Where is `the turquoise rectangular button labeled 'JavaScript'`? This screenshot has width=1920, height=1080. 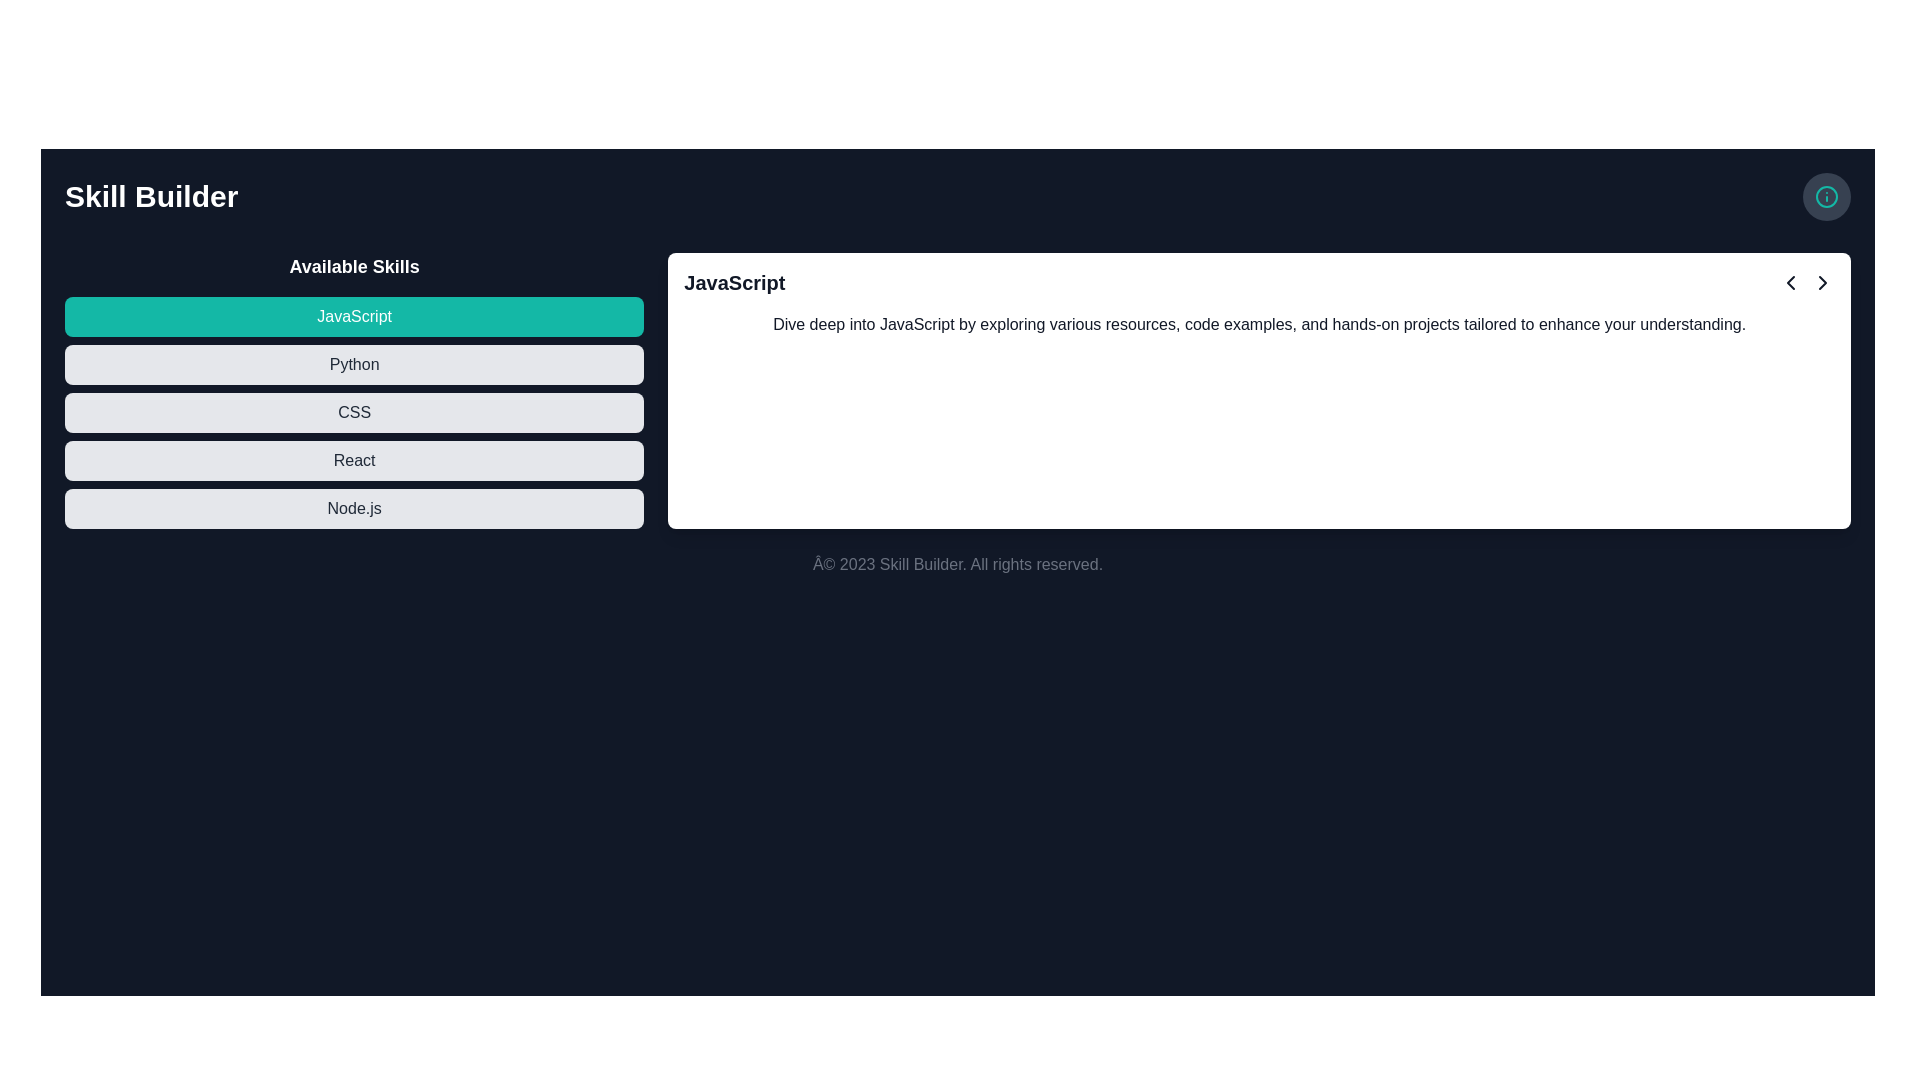
the turquoise rectangular button labeled 'JavaScript' is located at coordinates (354, 315).